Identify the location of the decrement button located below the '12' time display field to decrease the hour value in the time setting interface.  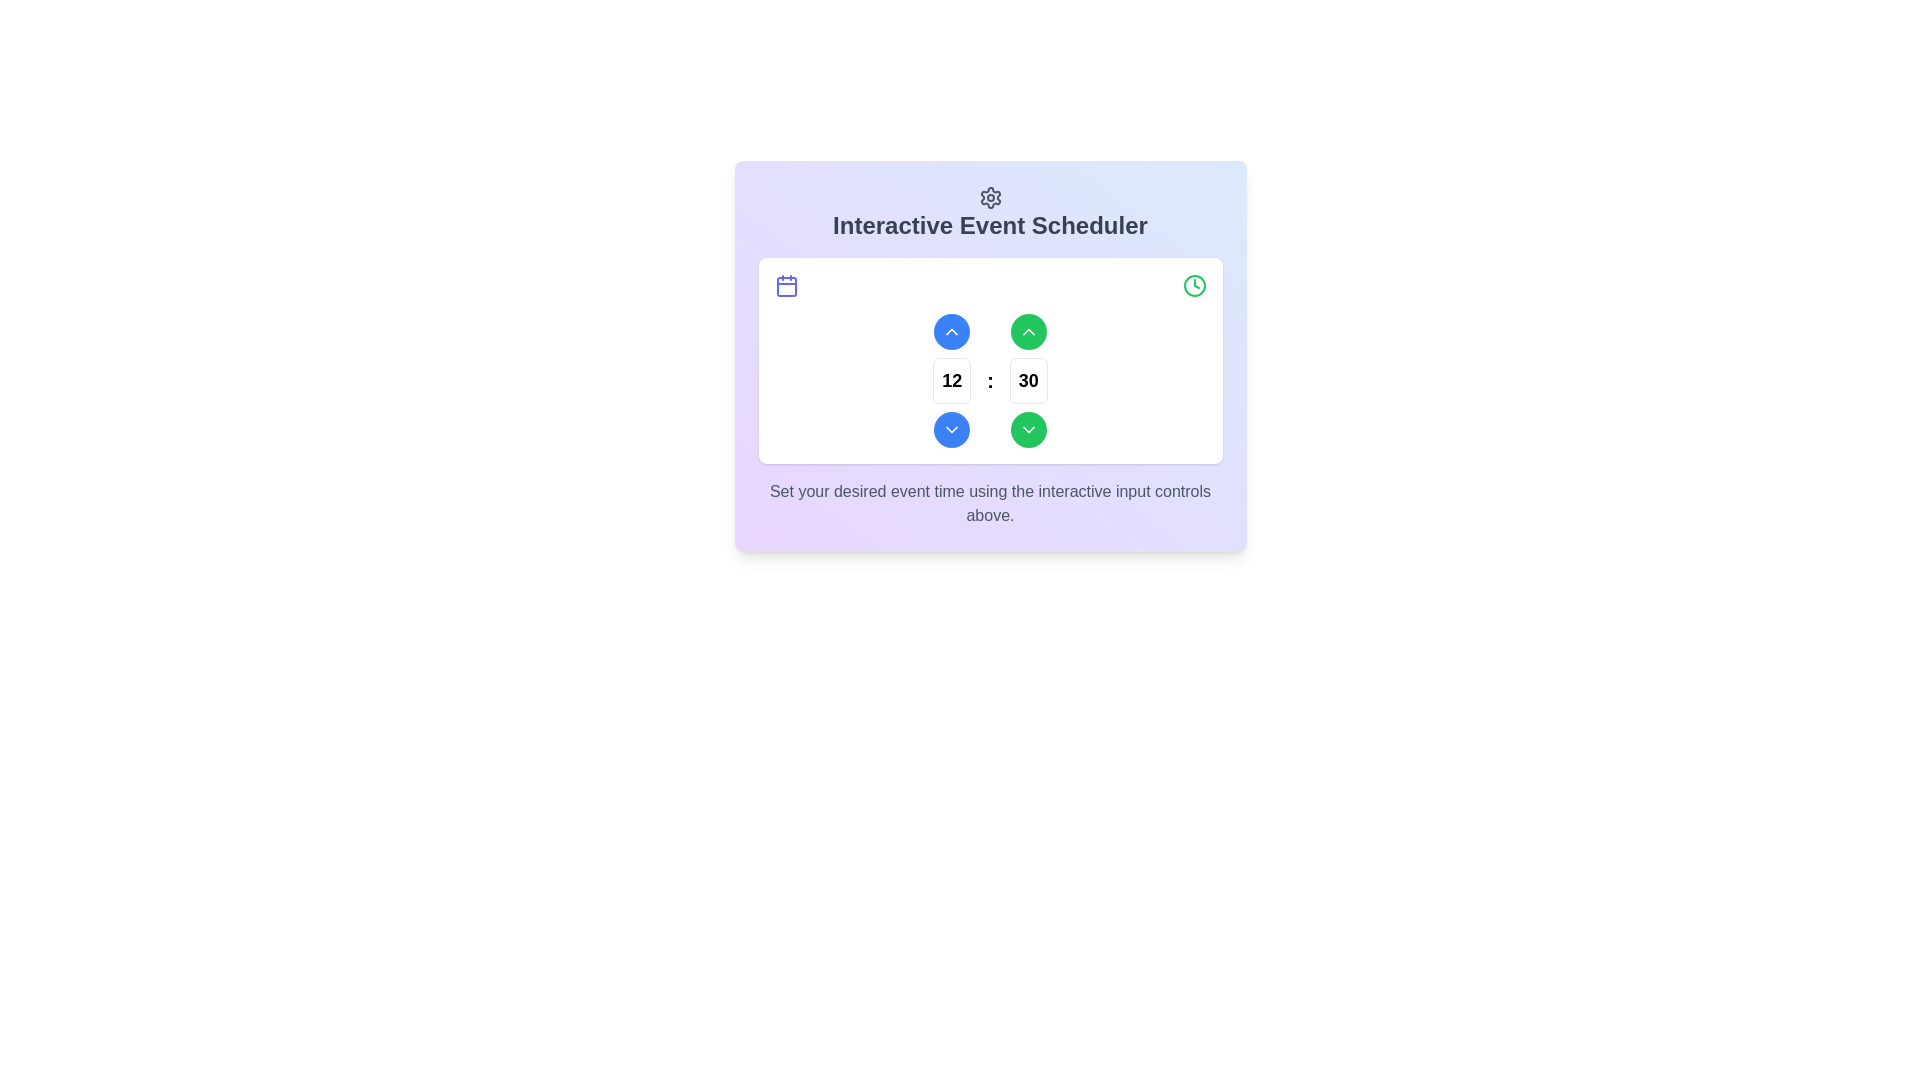
(951, 428).